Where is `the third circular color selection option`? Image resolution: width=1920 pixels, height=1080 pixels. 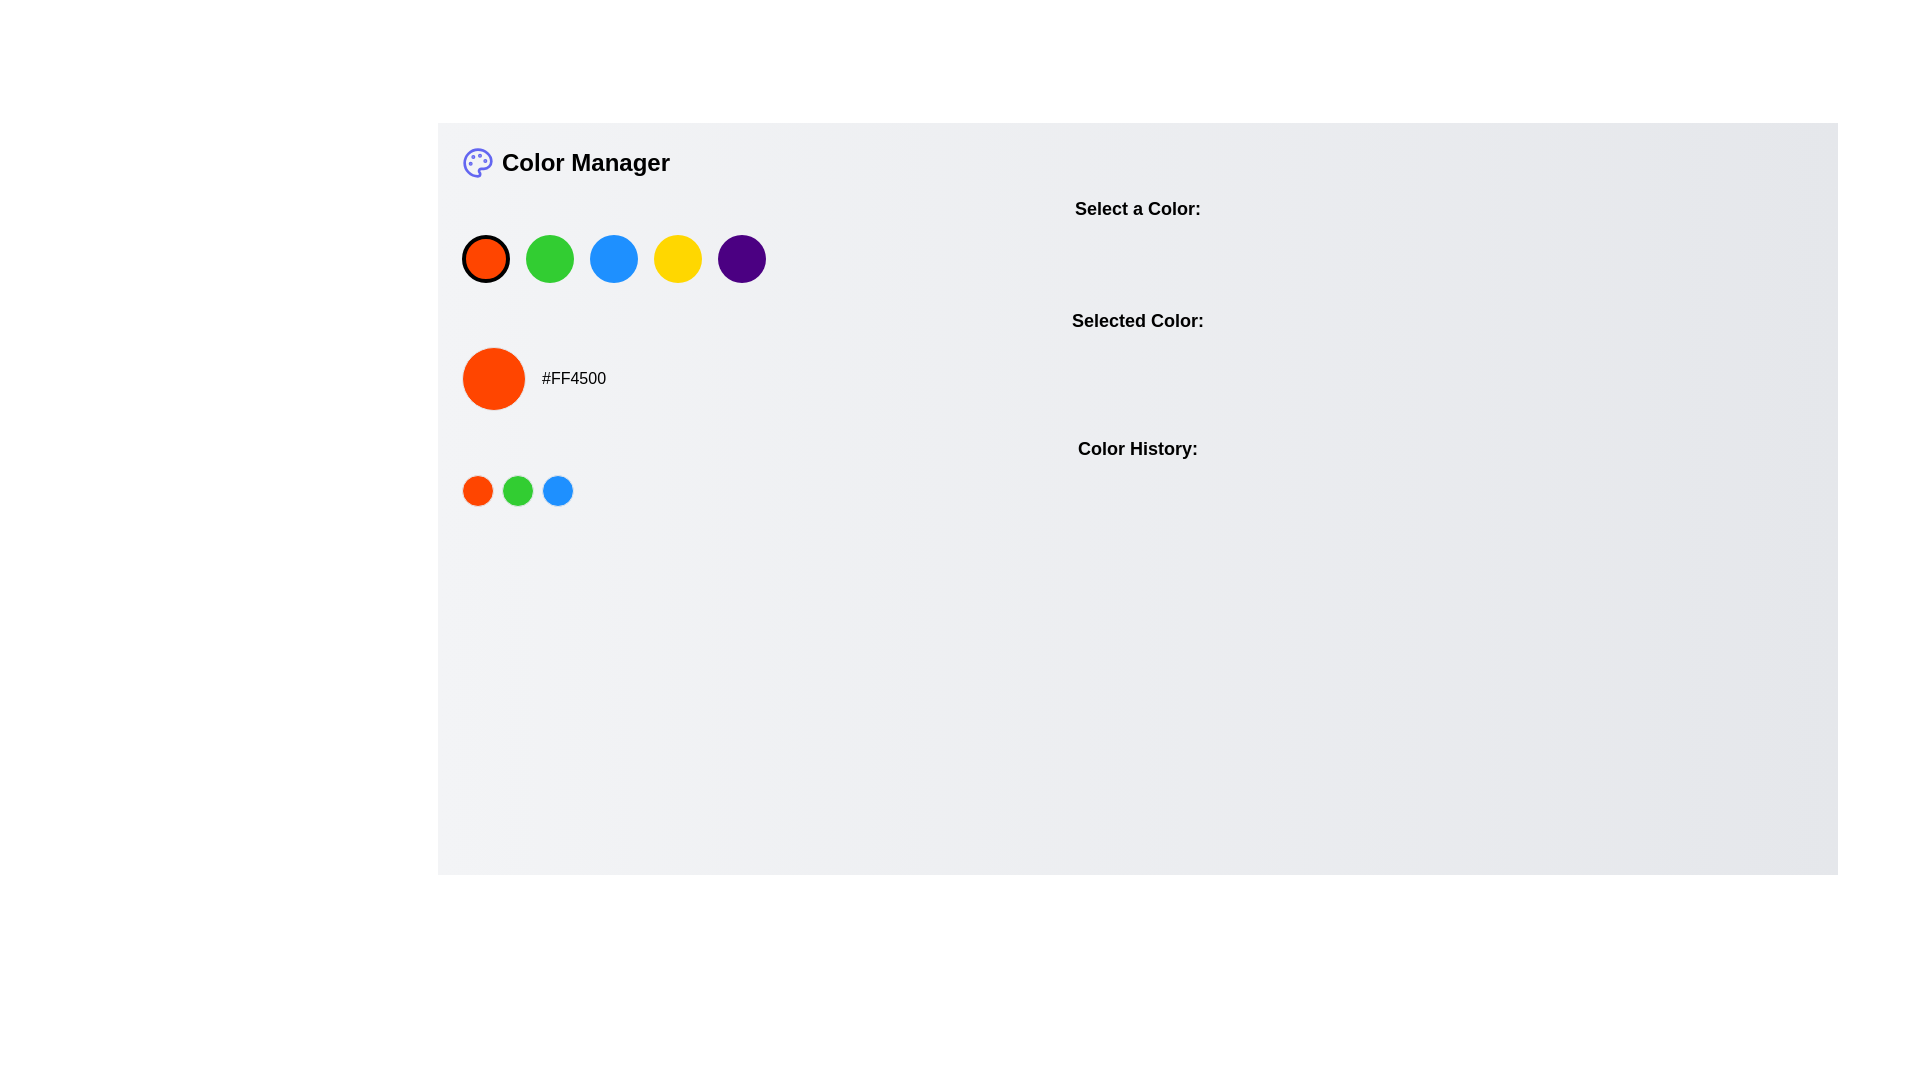 the third circular color selection option is located at coordinates (613, 257).